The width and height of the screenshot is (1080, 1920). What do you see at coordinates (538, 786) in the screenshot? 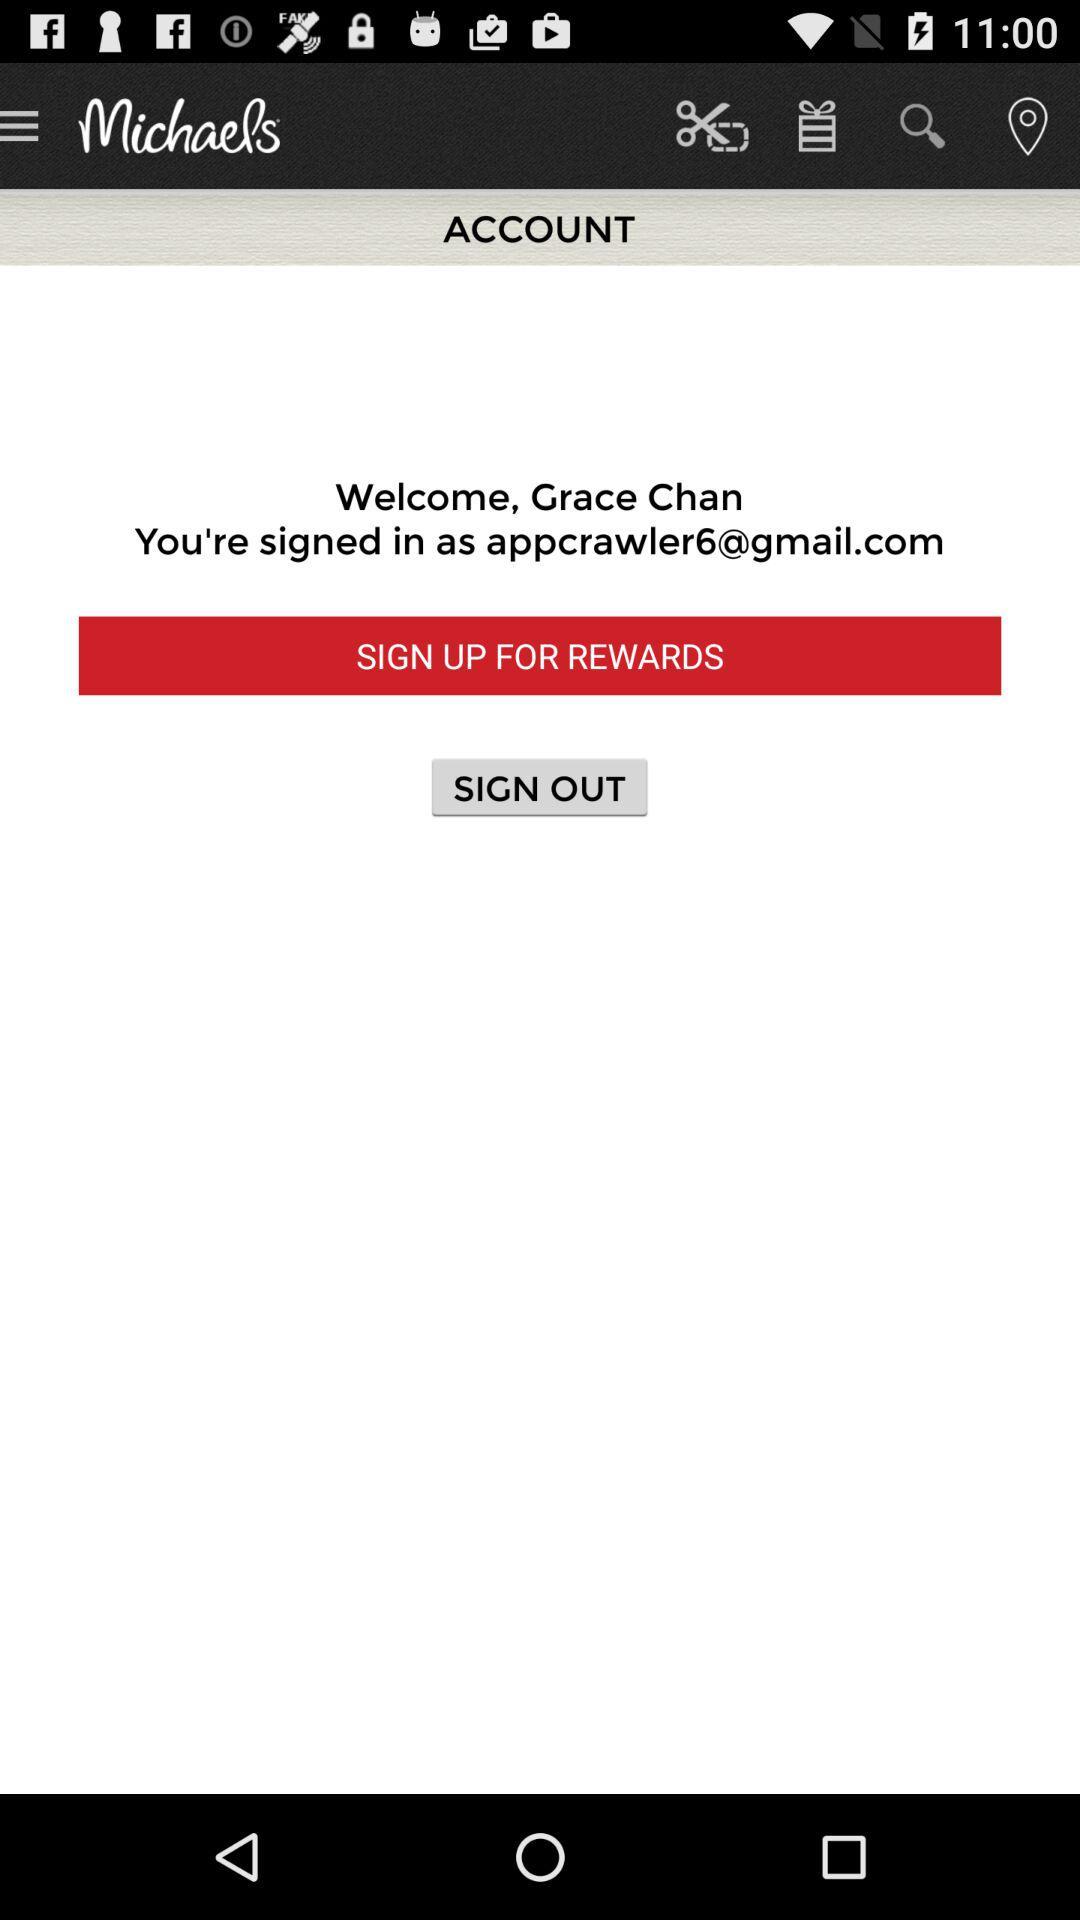
I see `button below sign up for button` at bounding box center [538, 786].